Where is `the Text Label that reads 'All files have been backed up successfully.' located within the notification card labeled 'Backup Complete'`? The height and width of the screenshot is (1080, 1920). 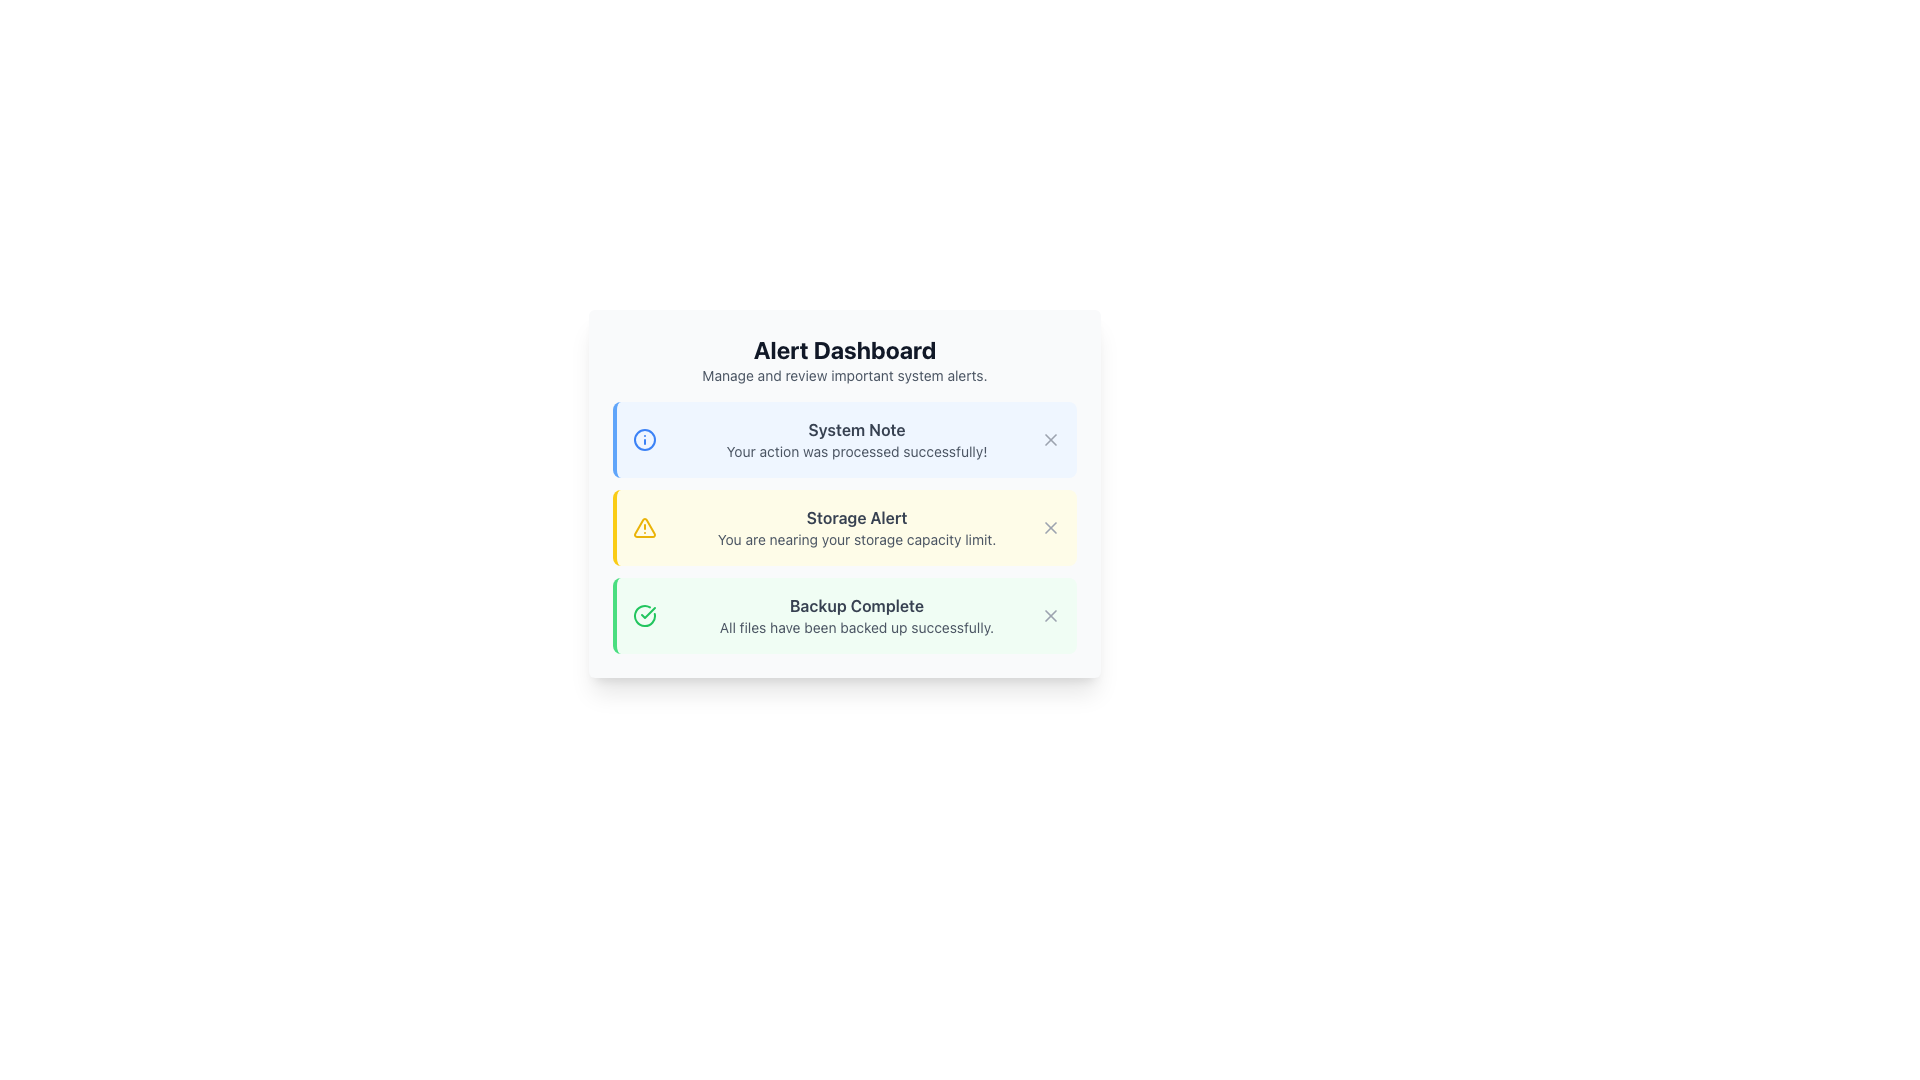
the Text Label that reads 'All files have been backed up successfully.' located within the notification card labeled 'Backup Complete' is located at coordinates (857, 627).